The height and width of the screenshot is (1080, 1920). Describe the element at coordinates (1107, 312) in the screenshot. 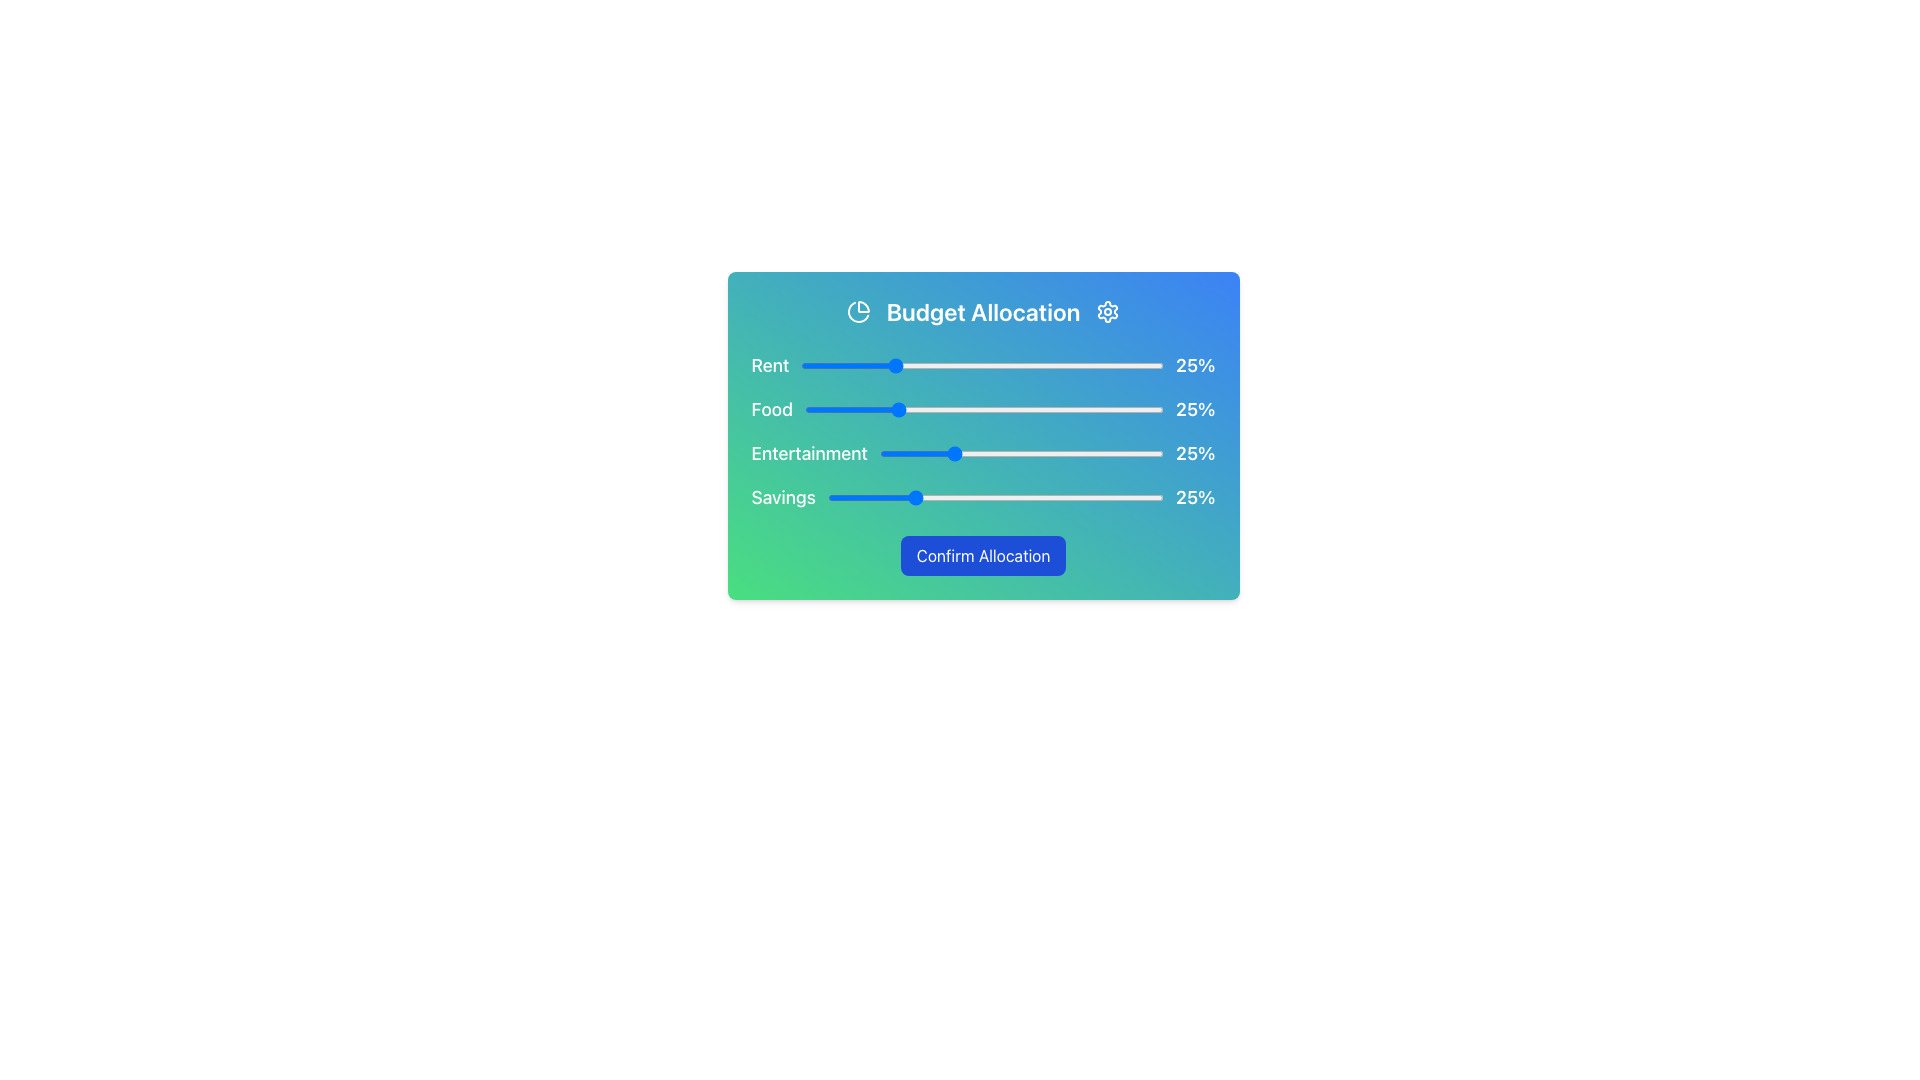

I see `the gear icon located at the top-right side of the budget allocation card` at that location.